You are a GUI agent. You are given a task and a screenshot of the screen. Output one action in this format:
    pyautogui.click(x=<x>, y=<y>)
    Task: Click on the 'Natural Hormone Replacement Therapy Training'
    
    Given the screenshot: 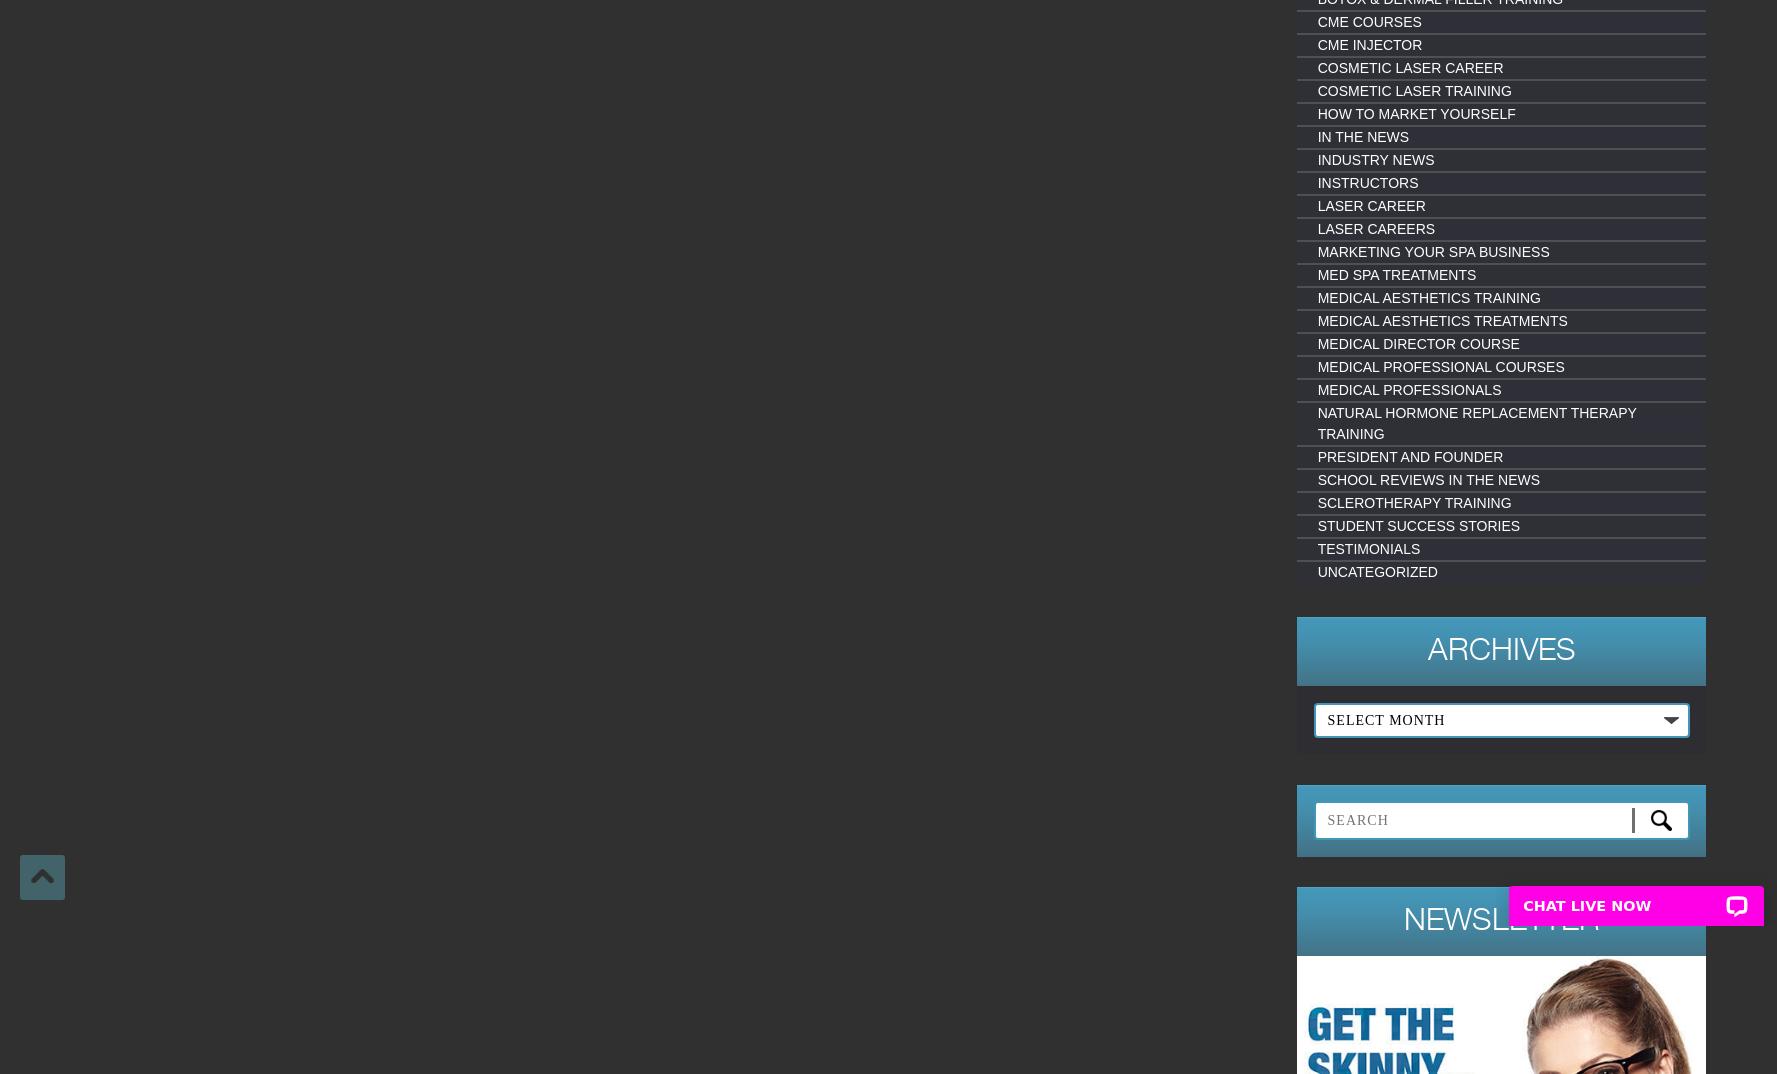 What is the action you would take?
    pyautogui.click(x=1476, y=423)
    